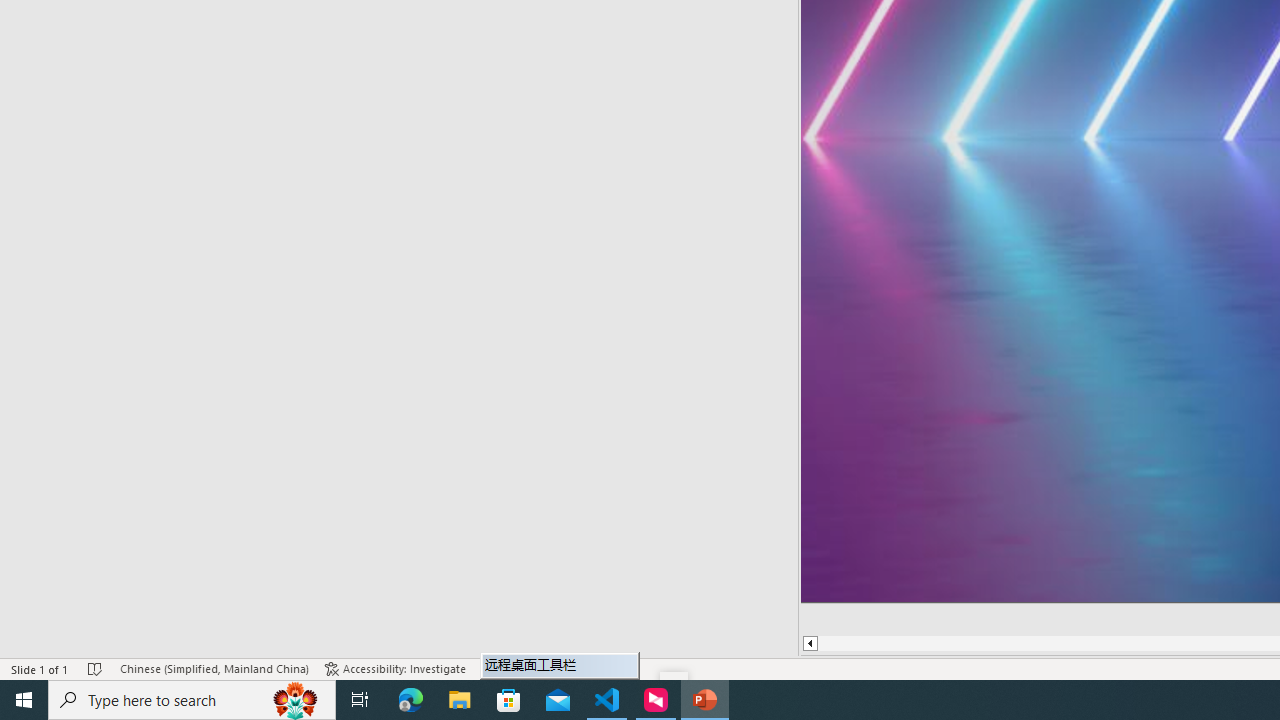 The image size is (1280, 720). I want to click on 'Spell Check No Errors', so click(95, 669).